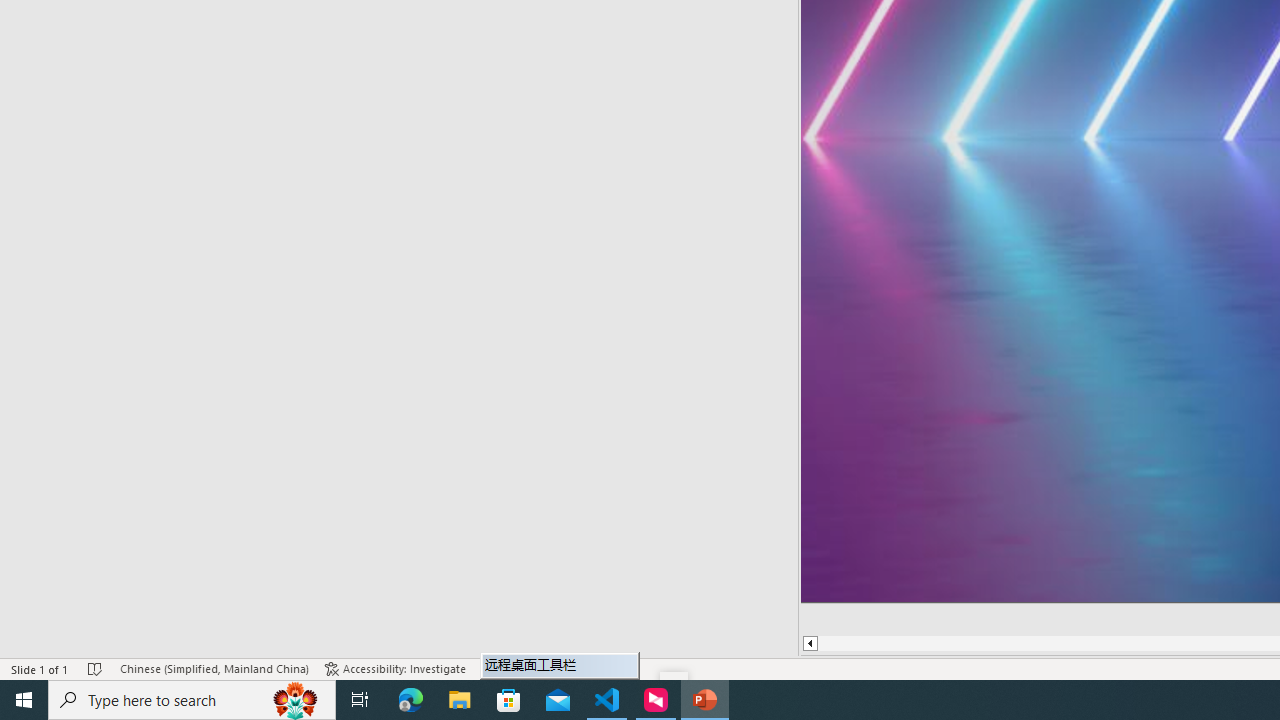 The image size is (1280, 720). I want to click on 'Spell Check No Errors', so click(95, 669).